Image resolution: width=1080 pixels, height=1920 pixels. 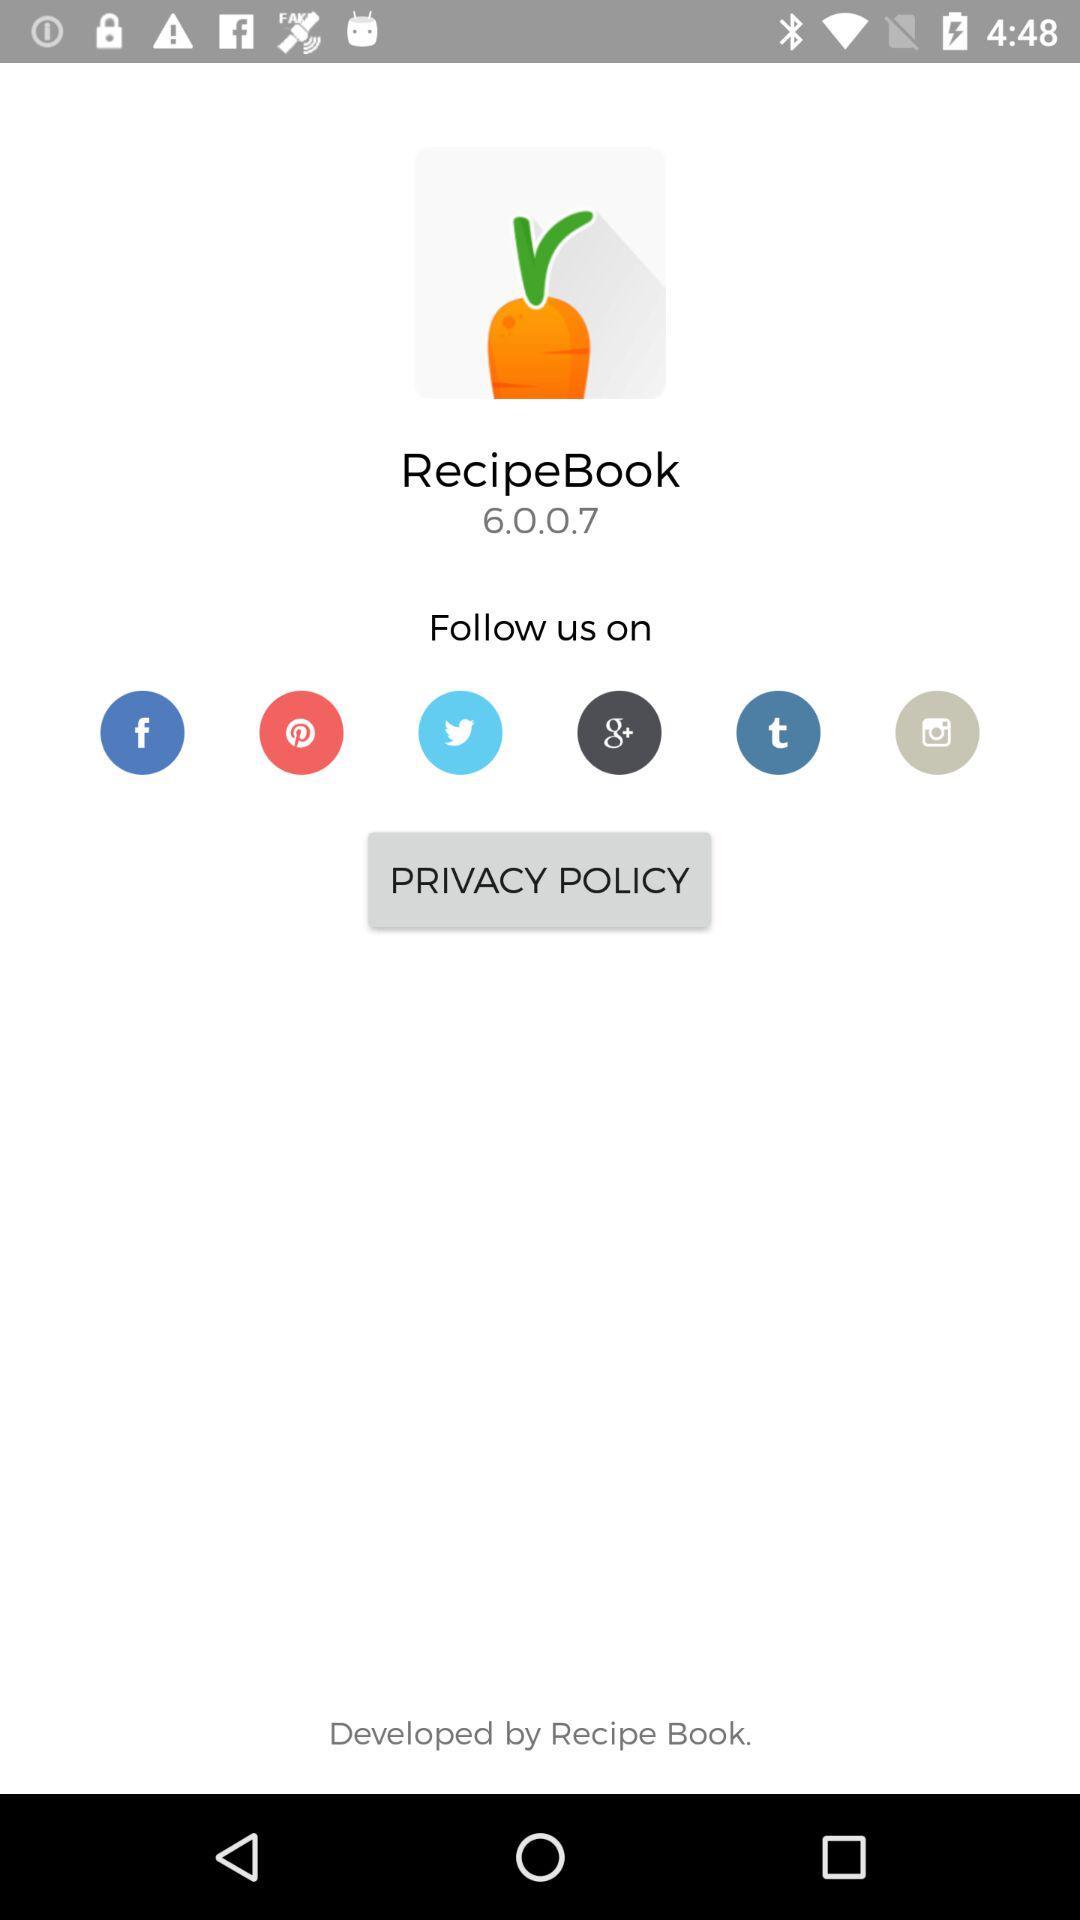 What do you see at coordinates (141, 731) in the screenshot?
I see `facebook` at bounding box center [141, 731].